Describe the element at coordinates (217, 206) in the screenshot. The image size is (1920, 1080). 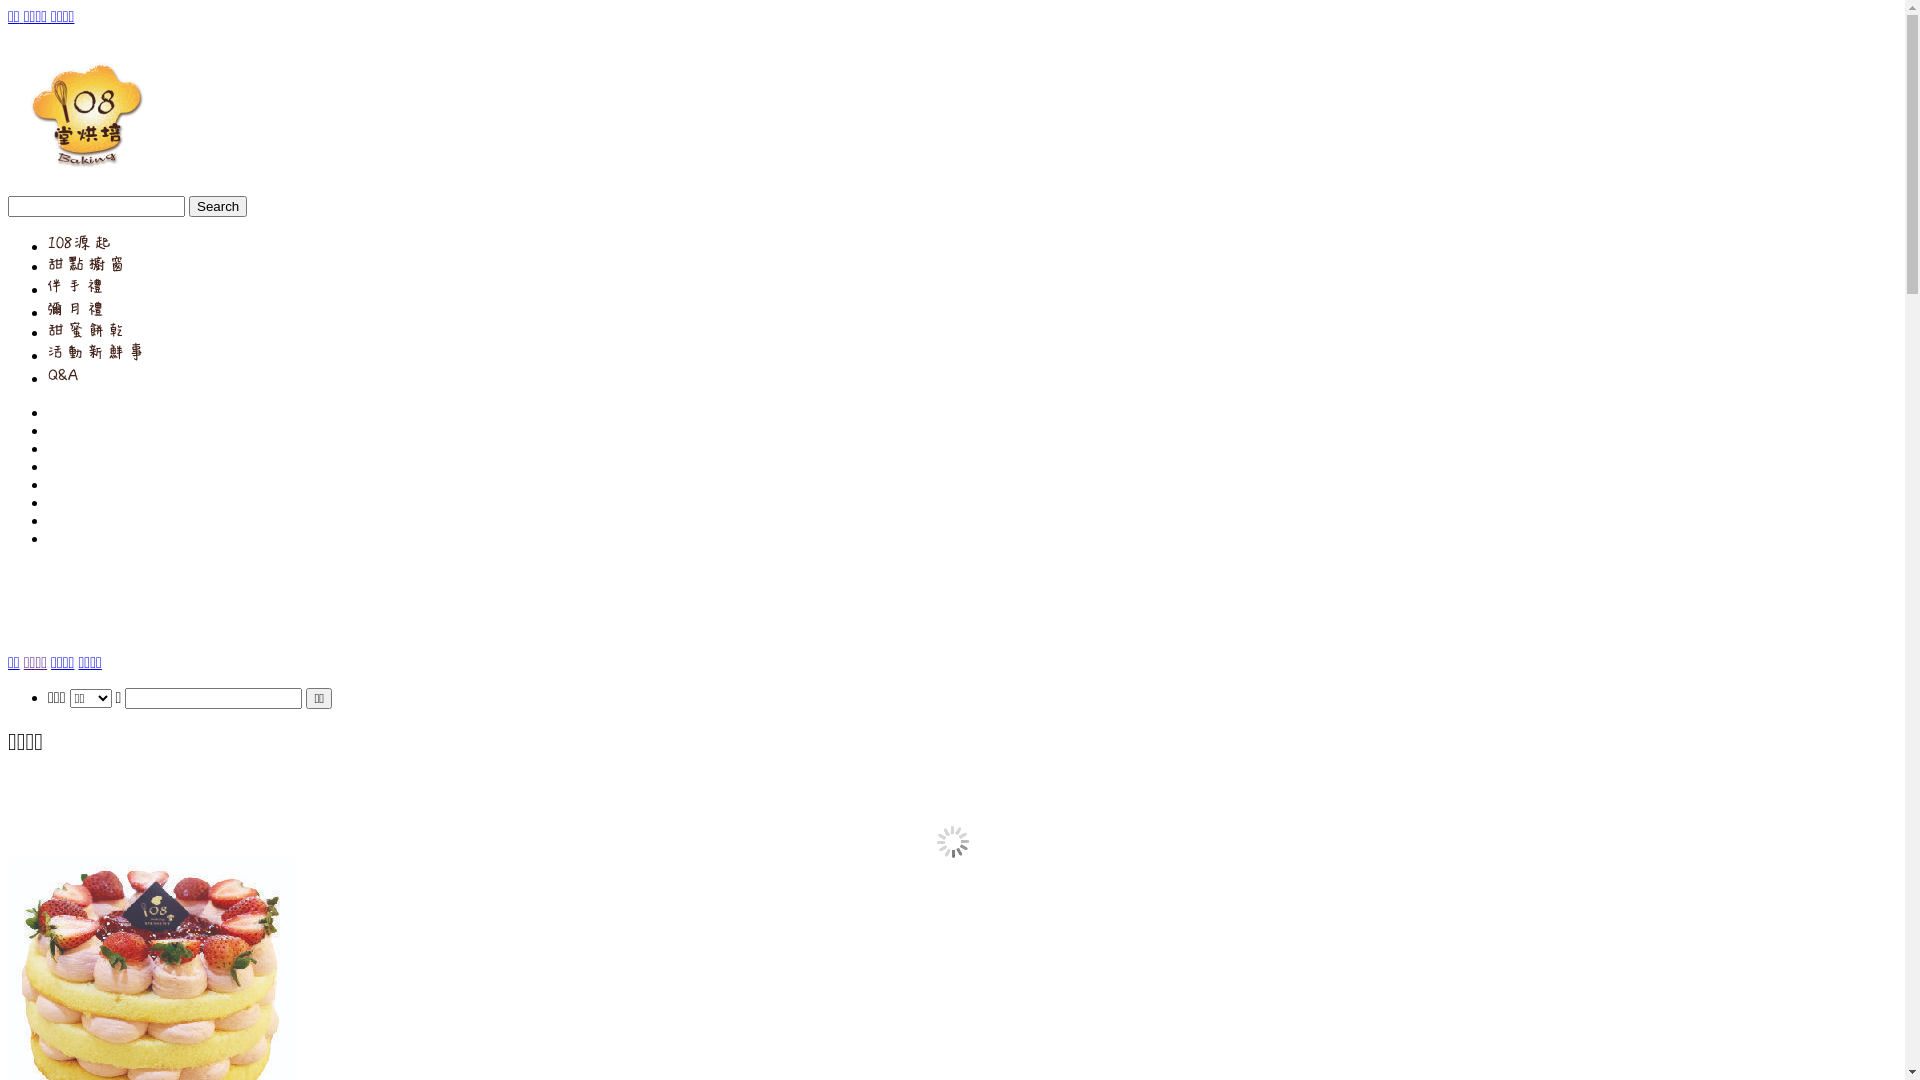
I see `'Search'` at that location.